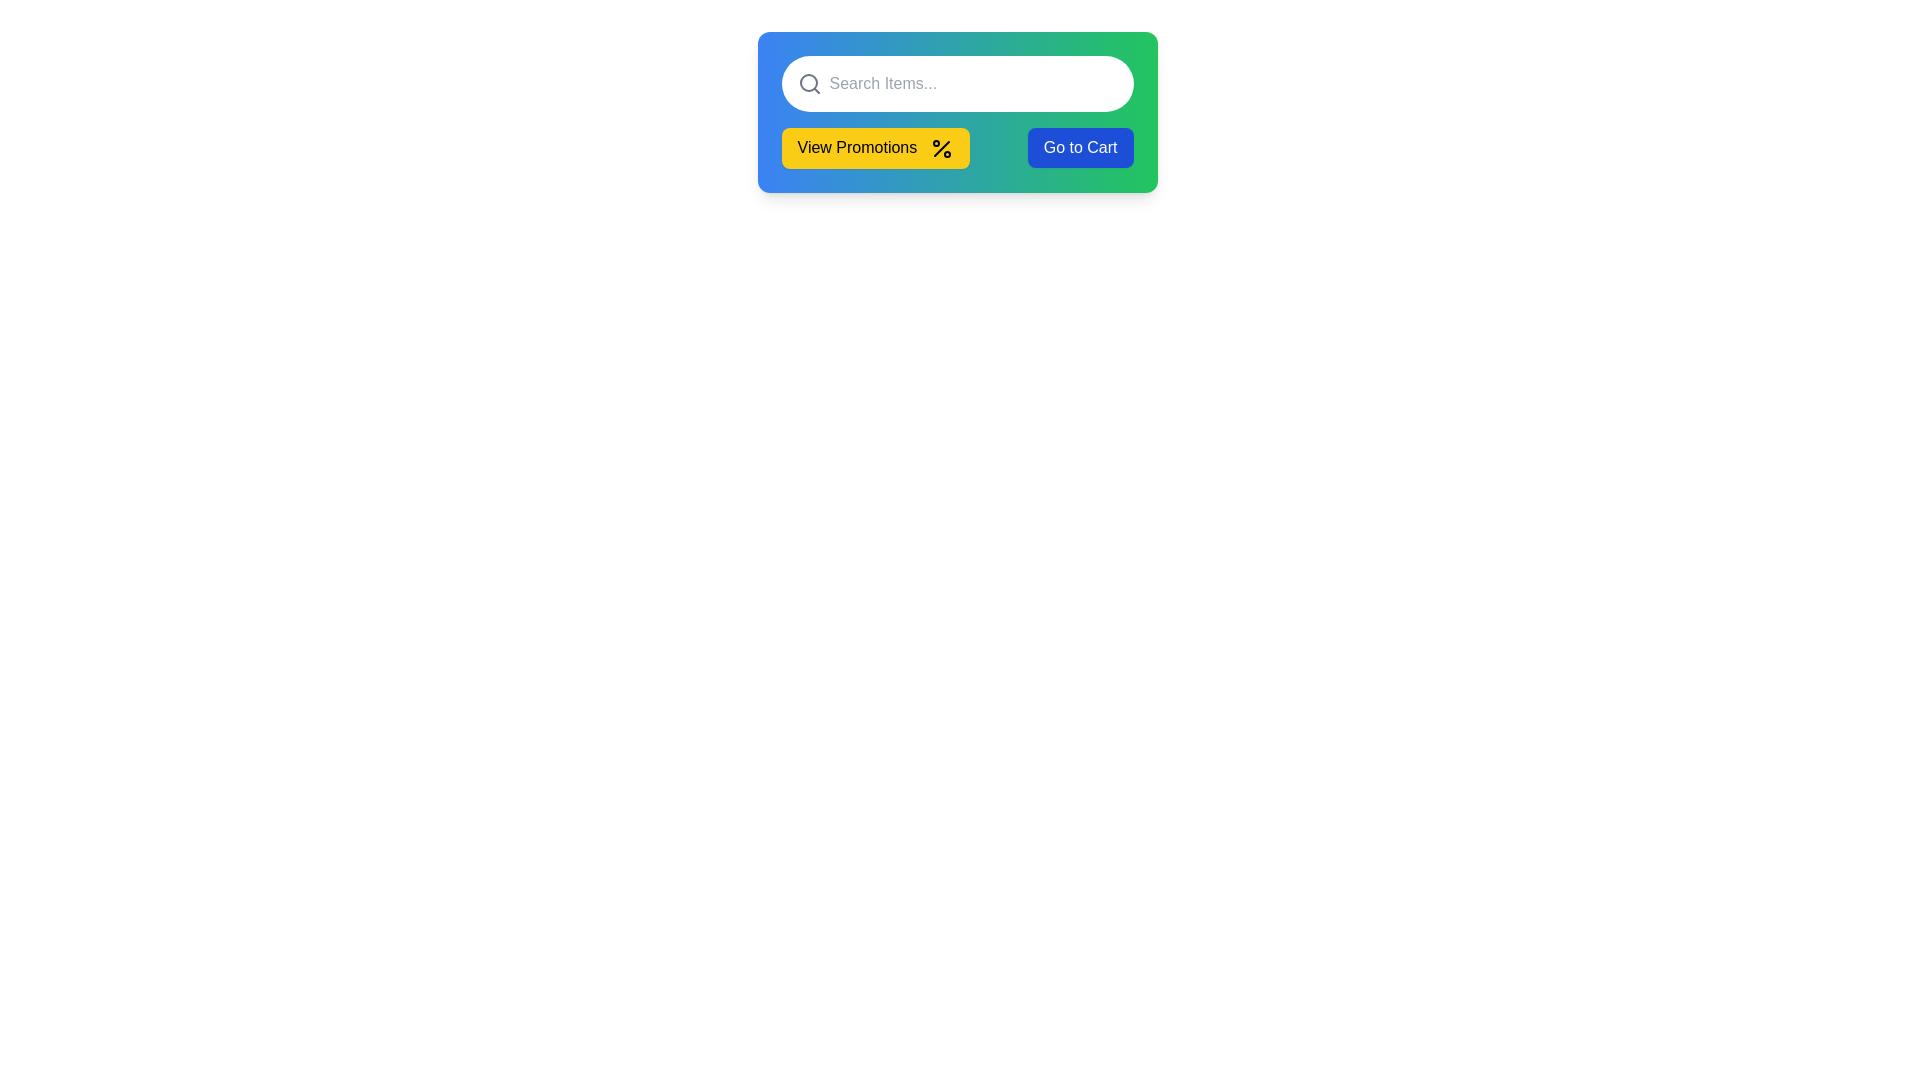  What do you see at coordinates (940, 147) in the screenshot?
I see `the discount icon located on the right side of the 'View Promotions' button, which visually represents discounts or promotions` at bounding box center [940, 147].